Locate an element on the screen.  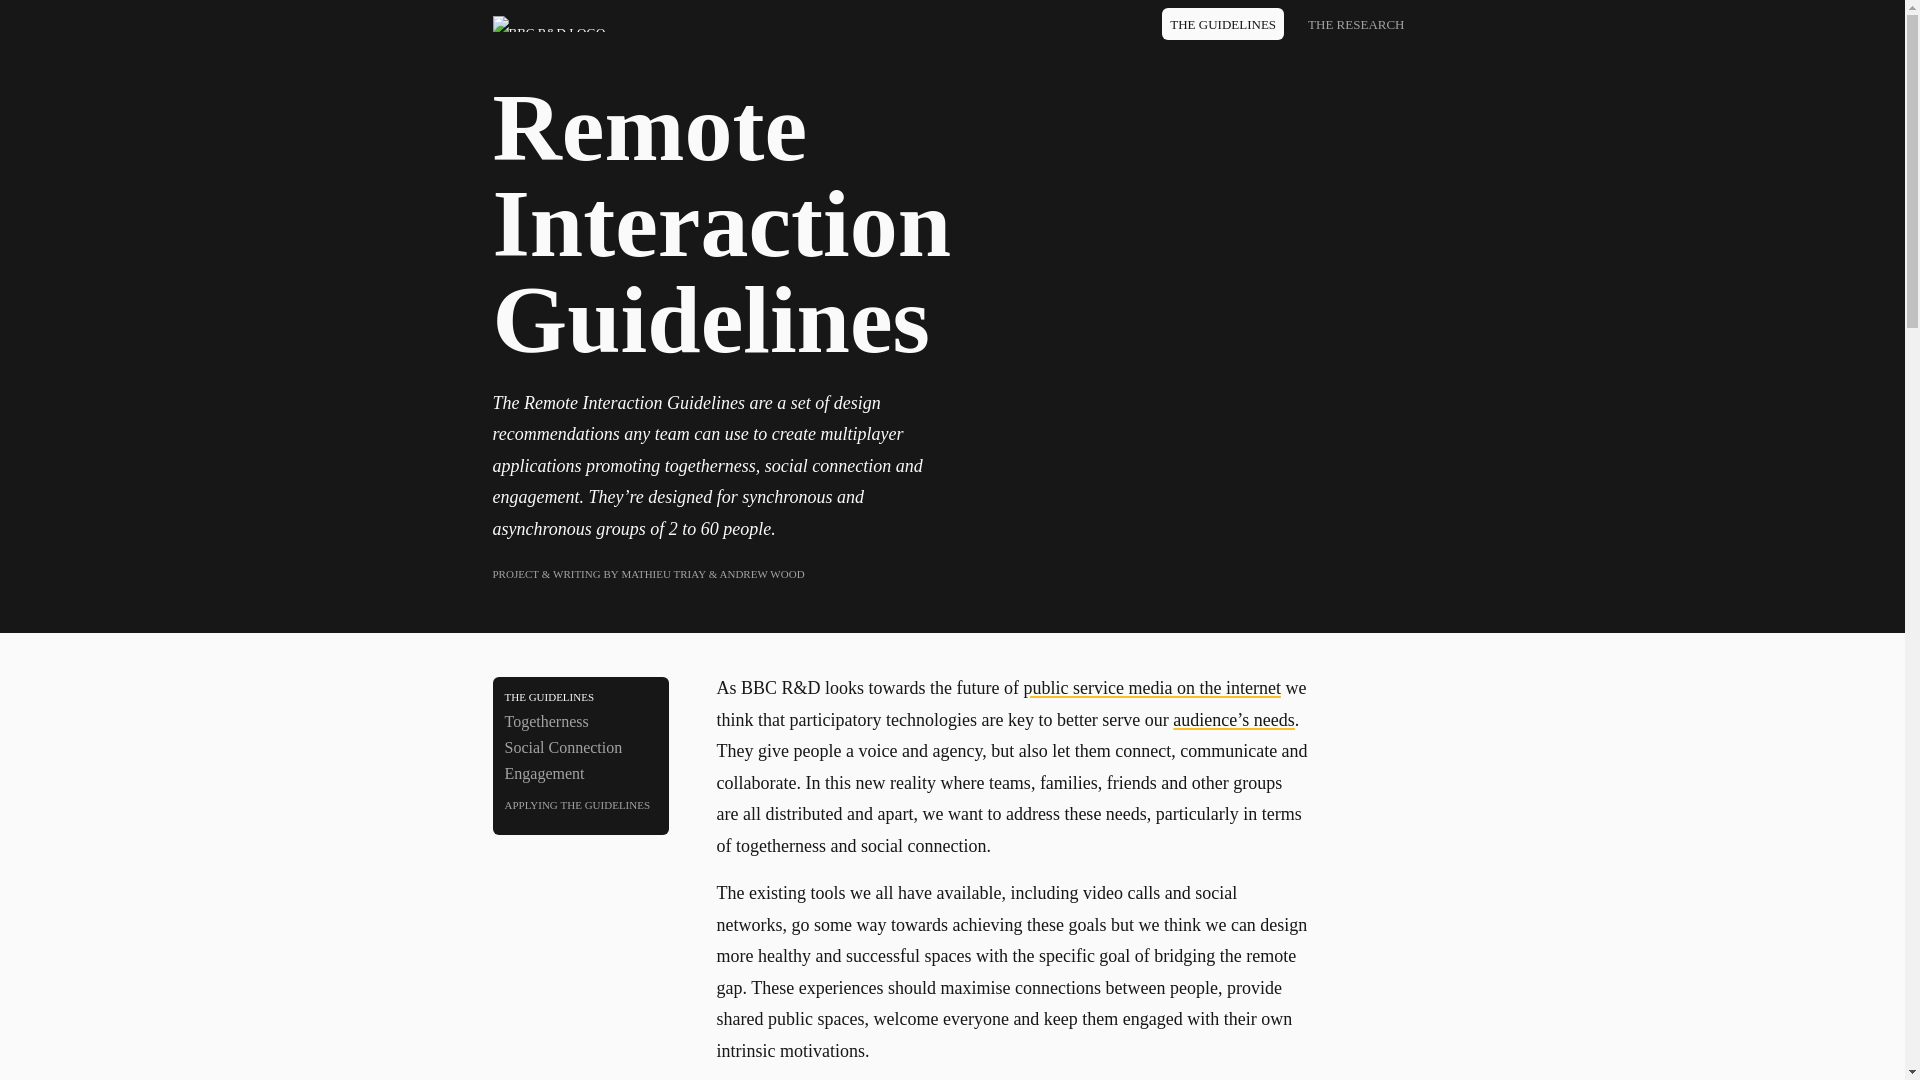
'Applying the Guidelines' is located at coordinates (579, 802).